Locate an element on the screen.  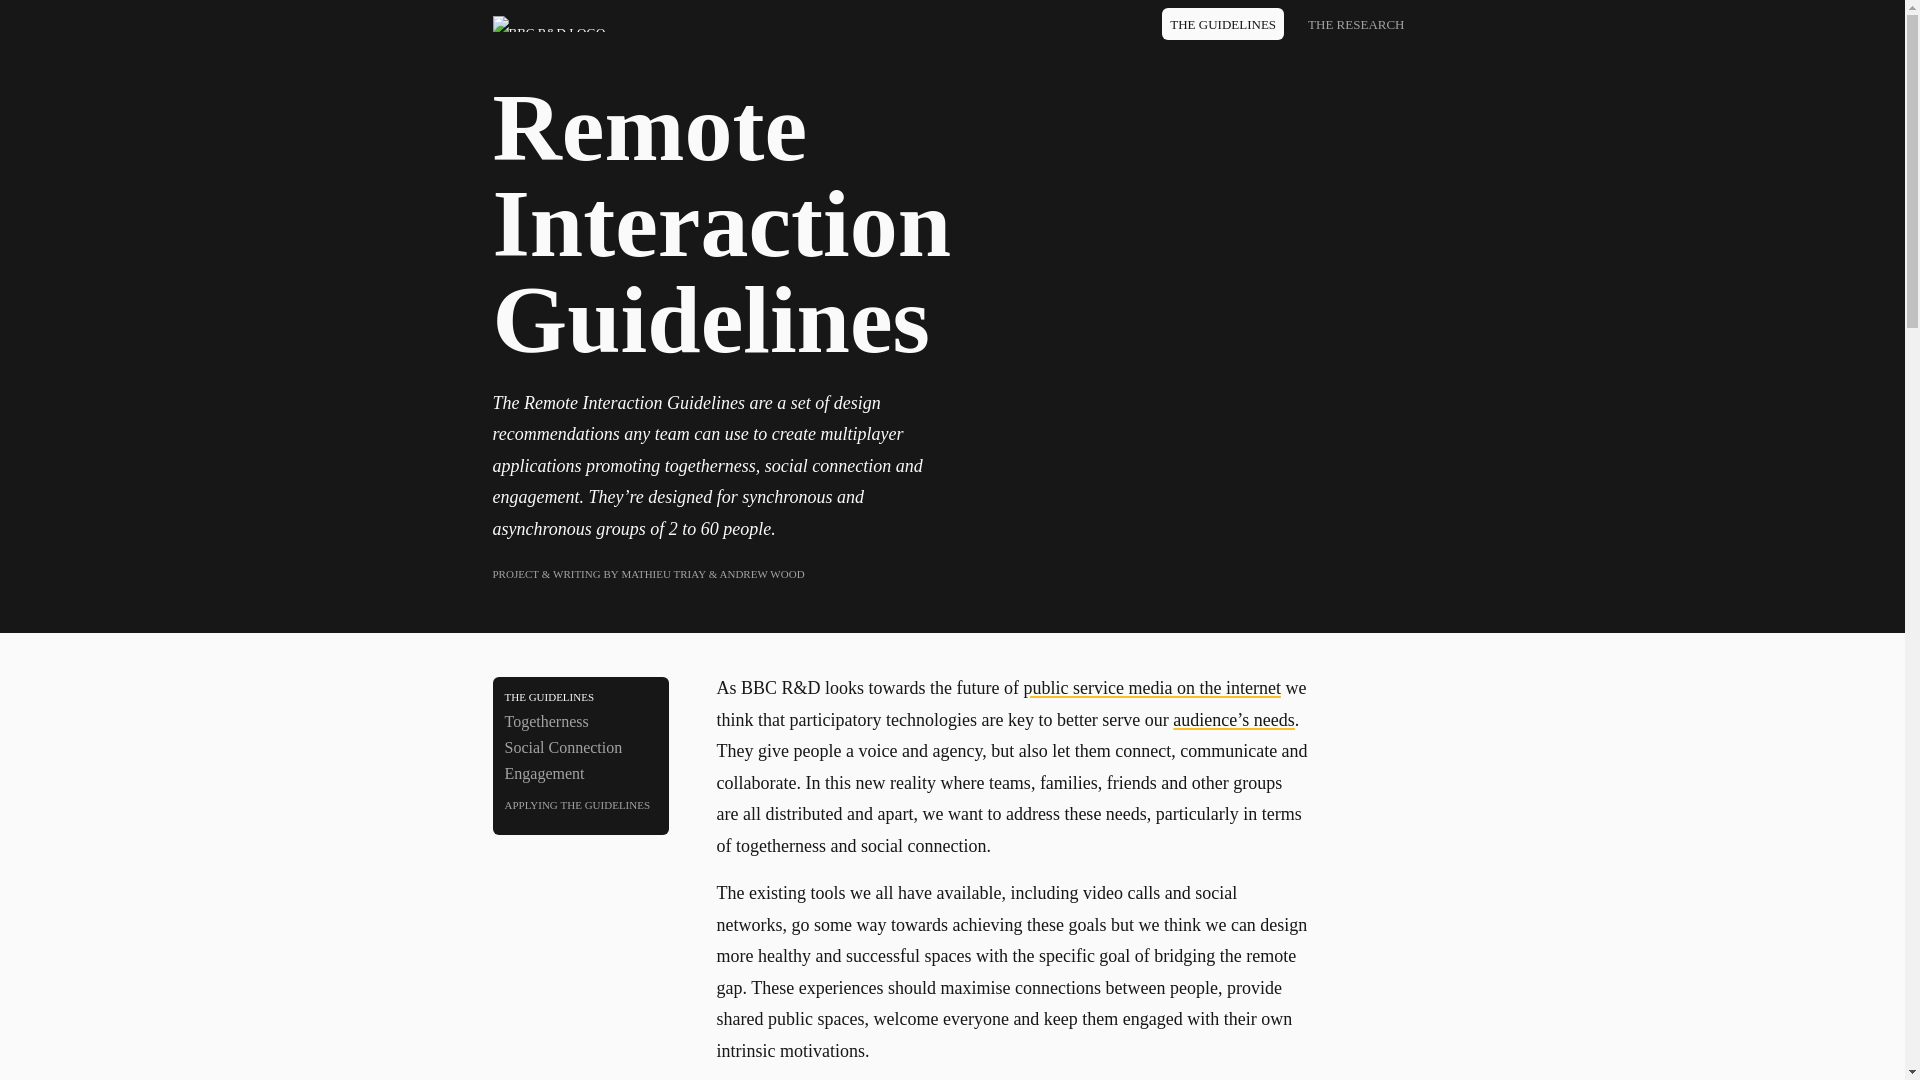
'Applying the Guidelines' is located at coordinates (579, 802).